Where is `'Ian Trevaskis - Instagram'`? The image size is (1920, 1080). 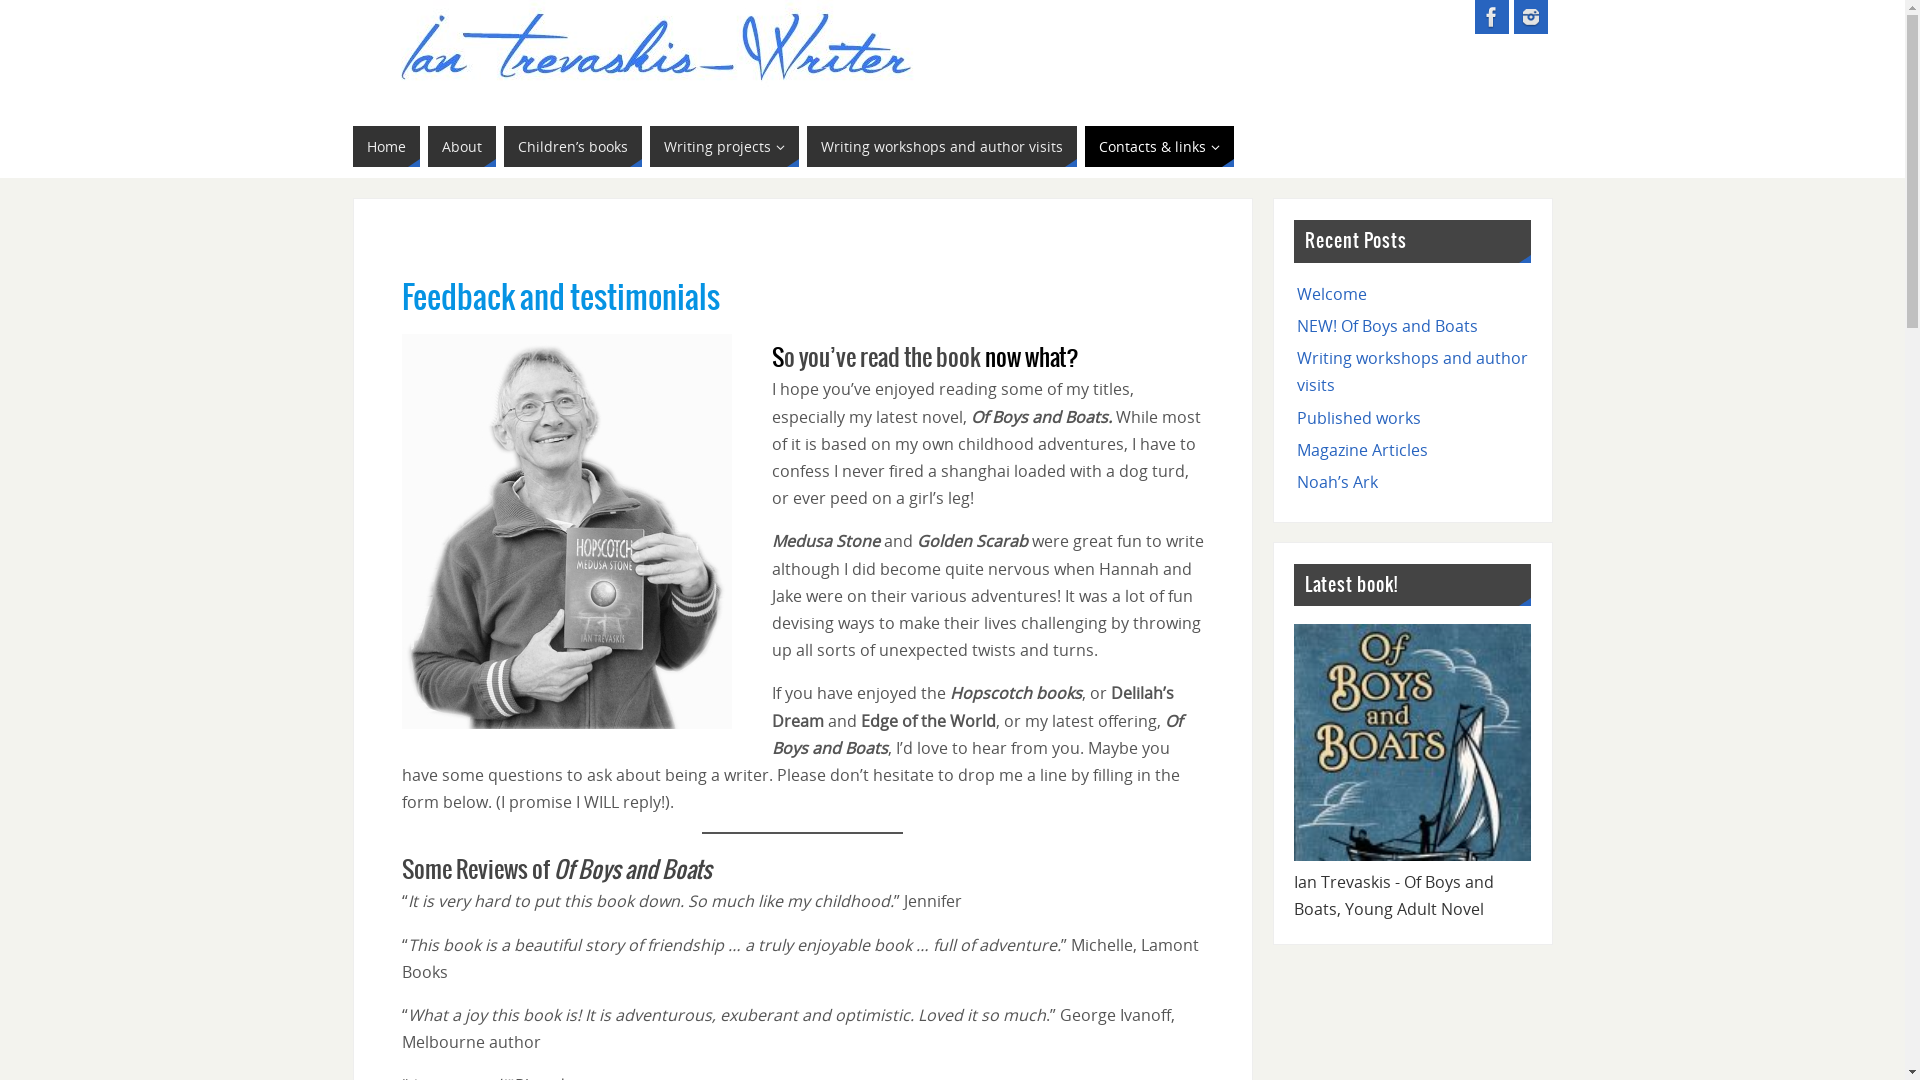 'Ian Trevaskis - Instagram' is located at coordinates (1513, 16).